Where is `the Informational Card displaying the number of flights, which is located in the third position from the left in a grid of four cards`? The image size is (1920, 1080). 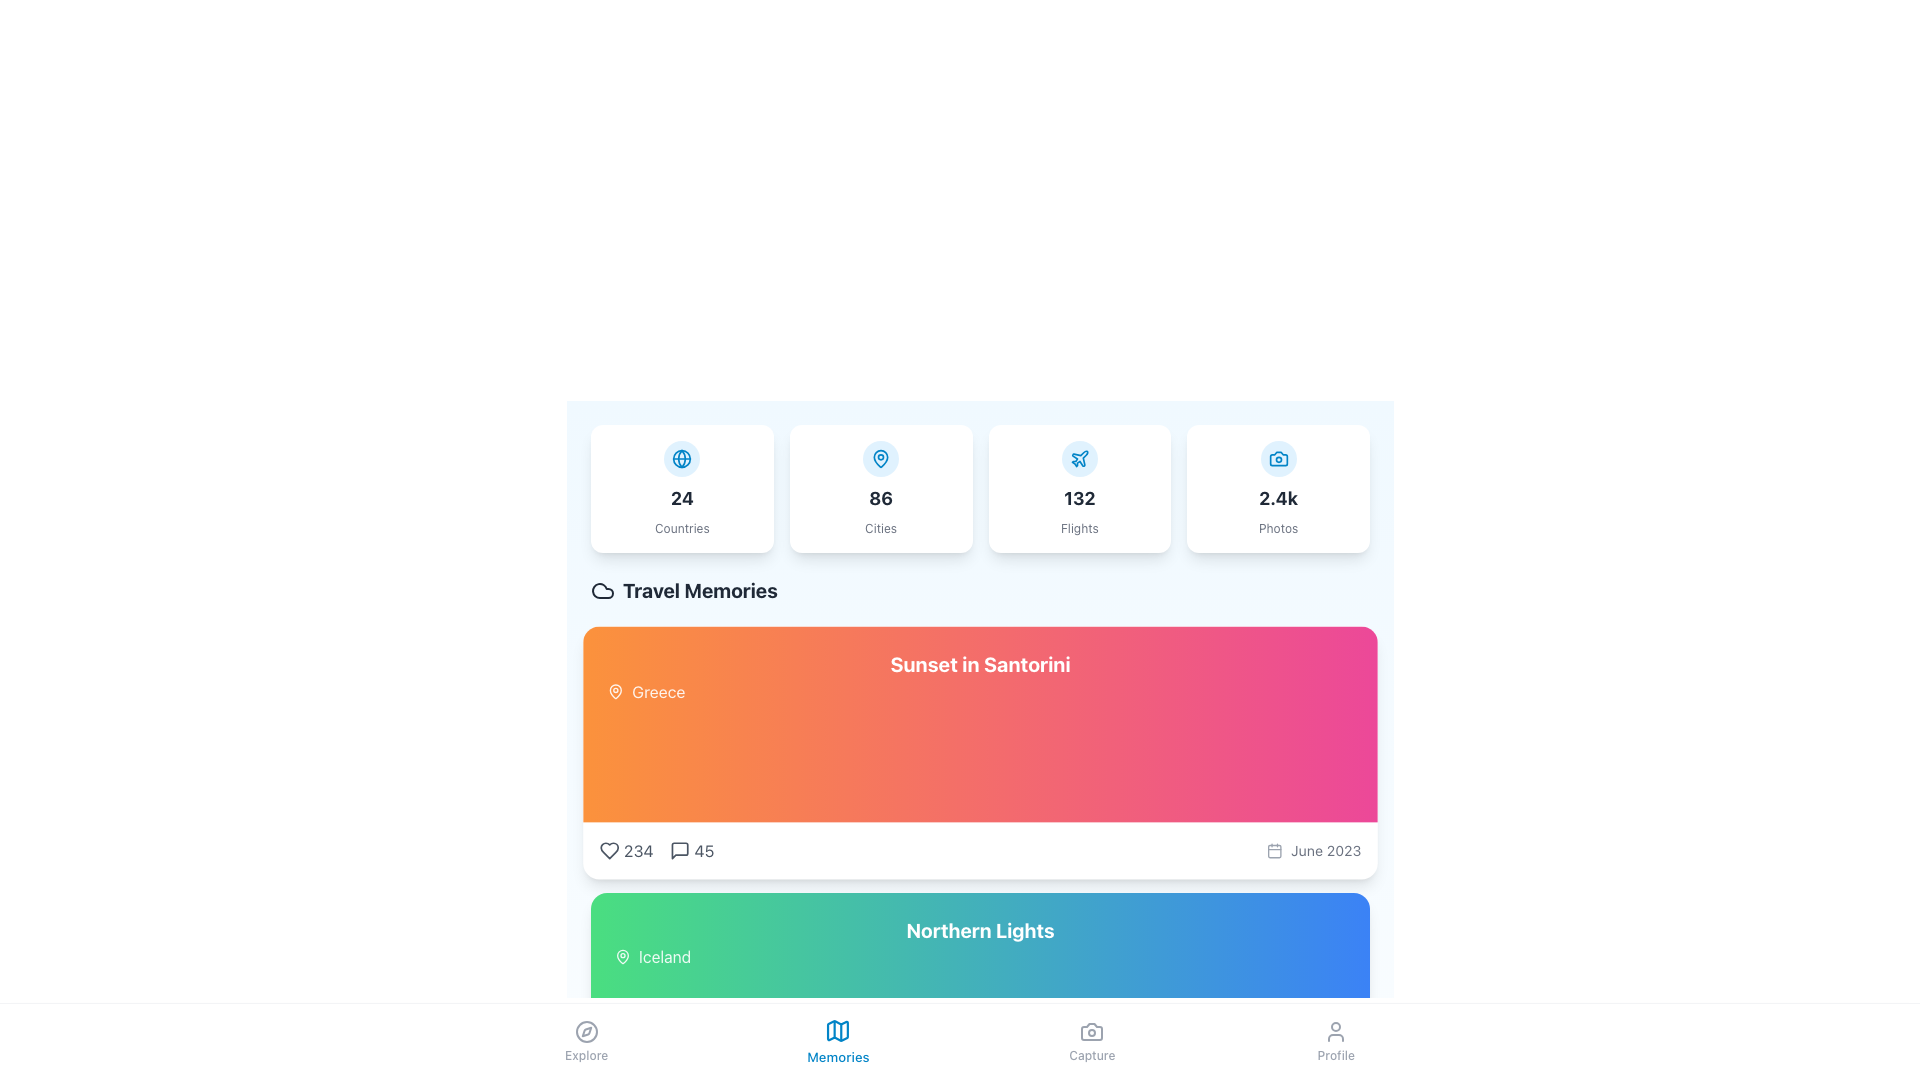
the Informational Card displaying the number of flights, which is located in the third position from the left in a grid of four cards is located at coordinates (1078, 489).